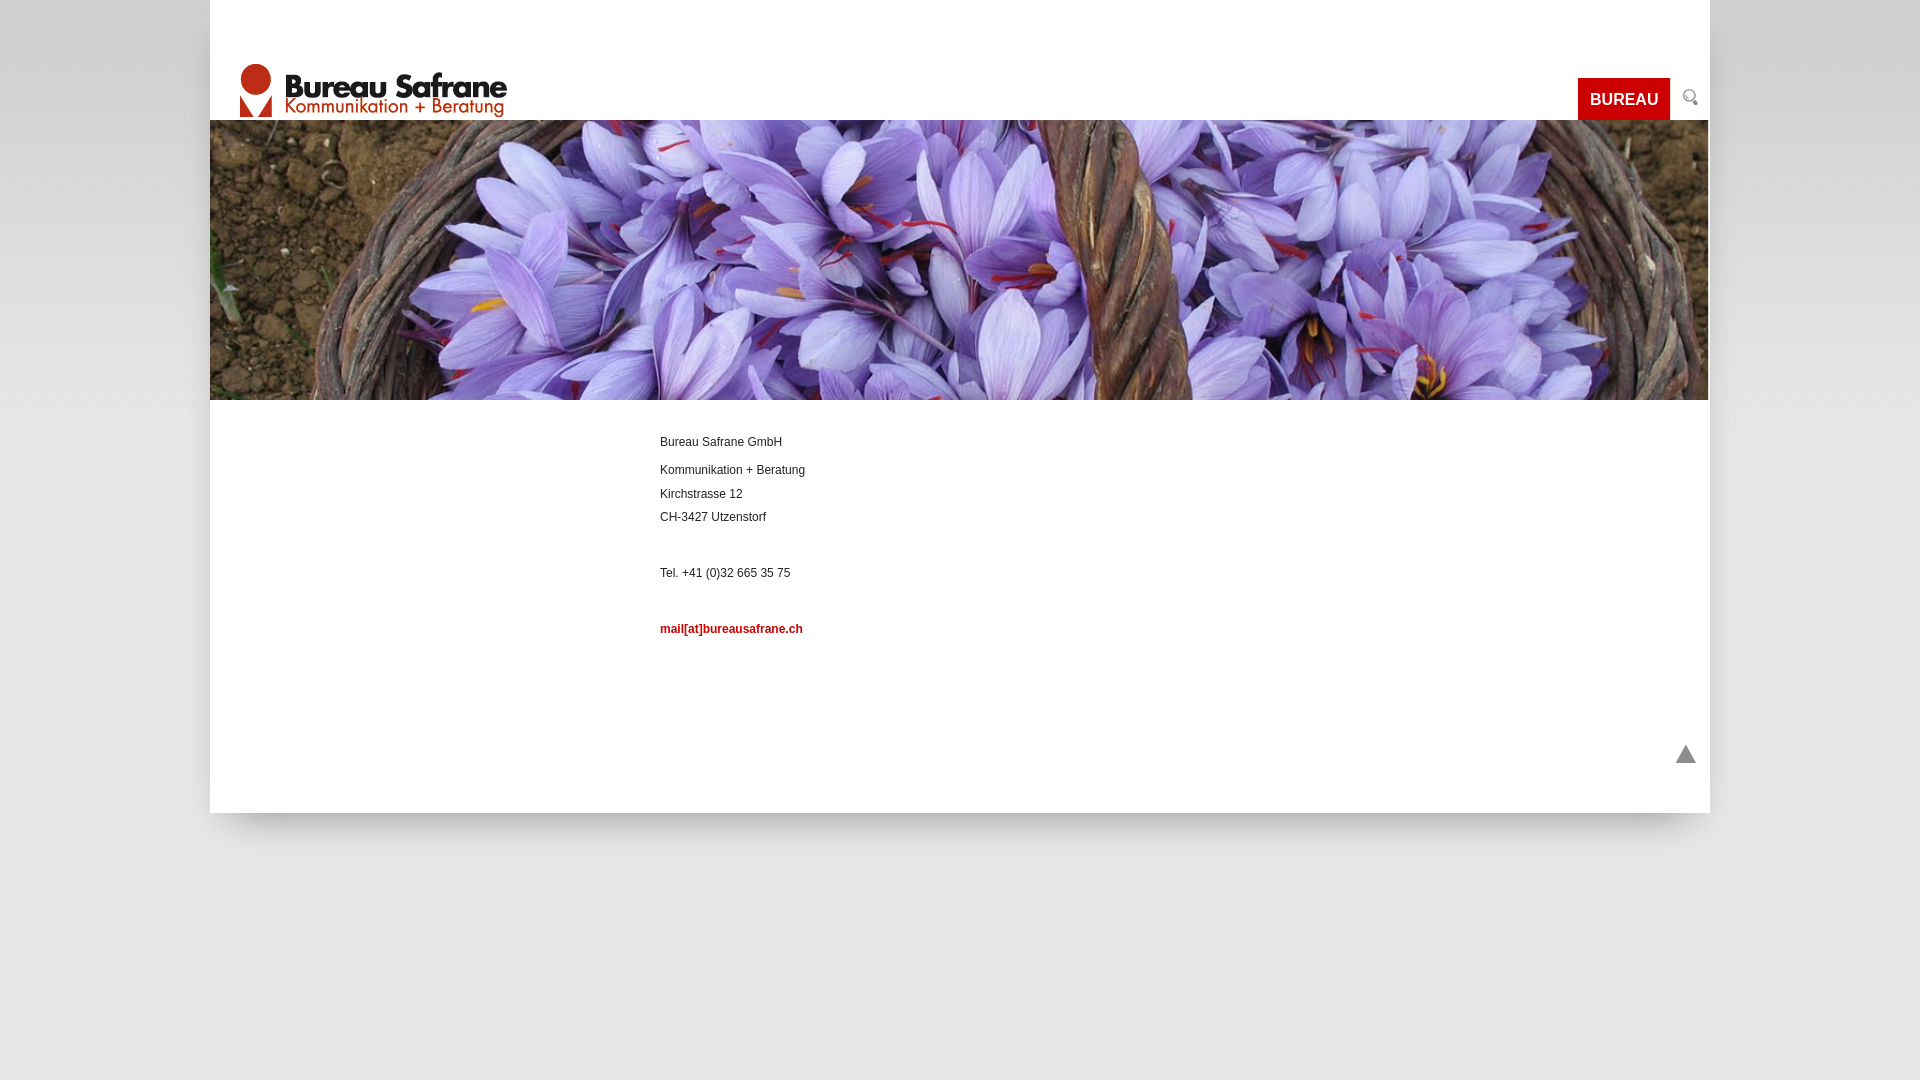 This screenshot has height=1080, width=1920. I want to click on 'Go to top', so click(1684, 755).